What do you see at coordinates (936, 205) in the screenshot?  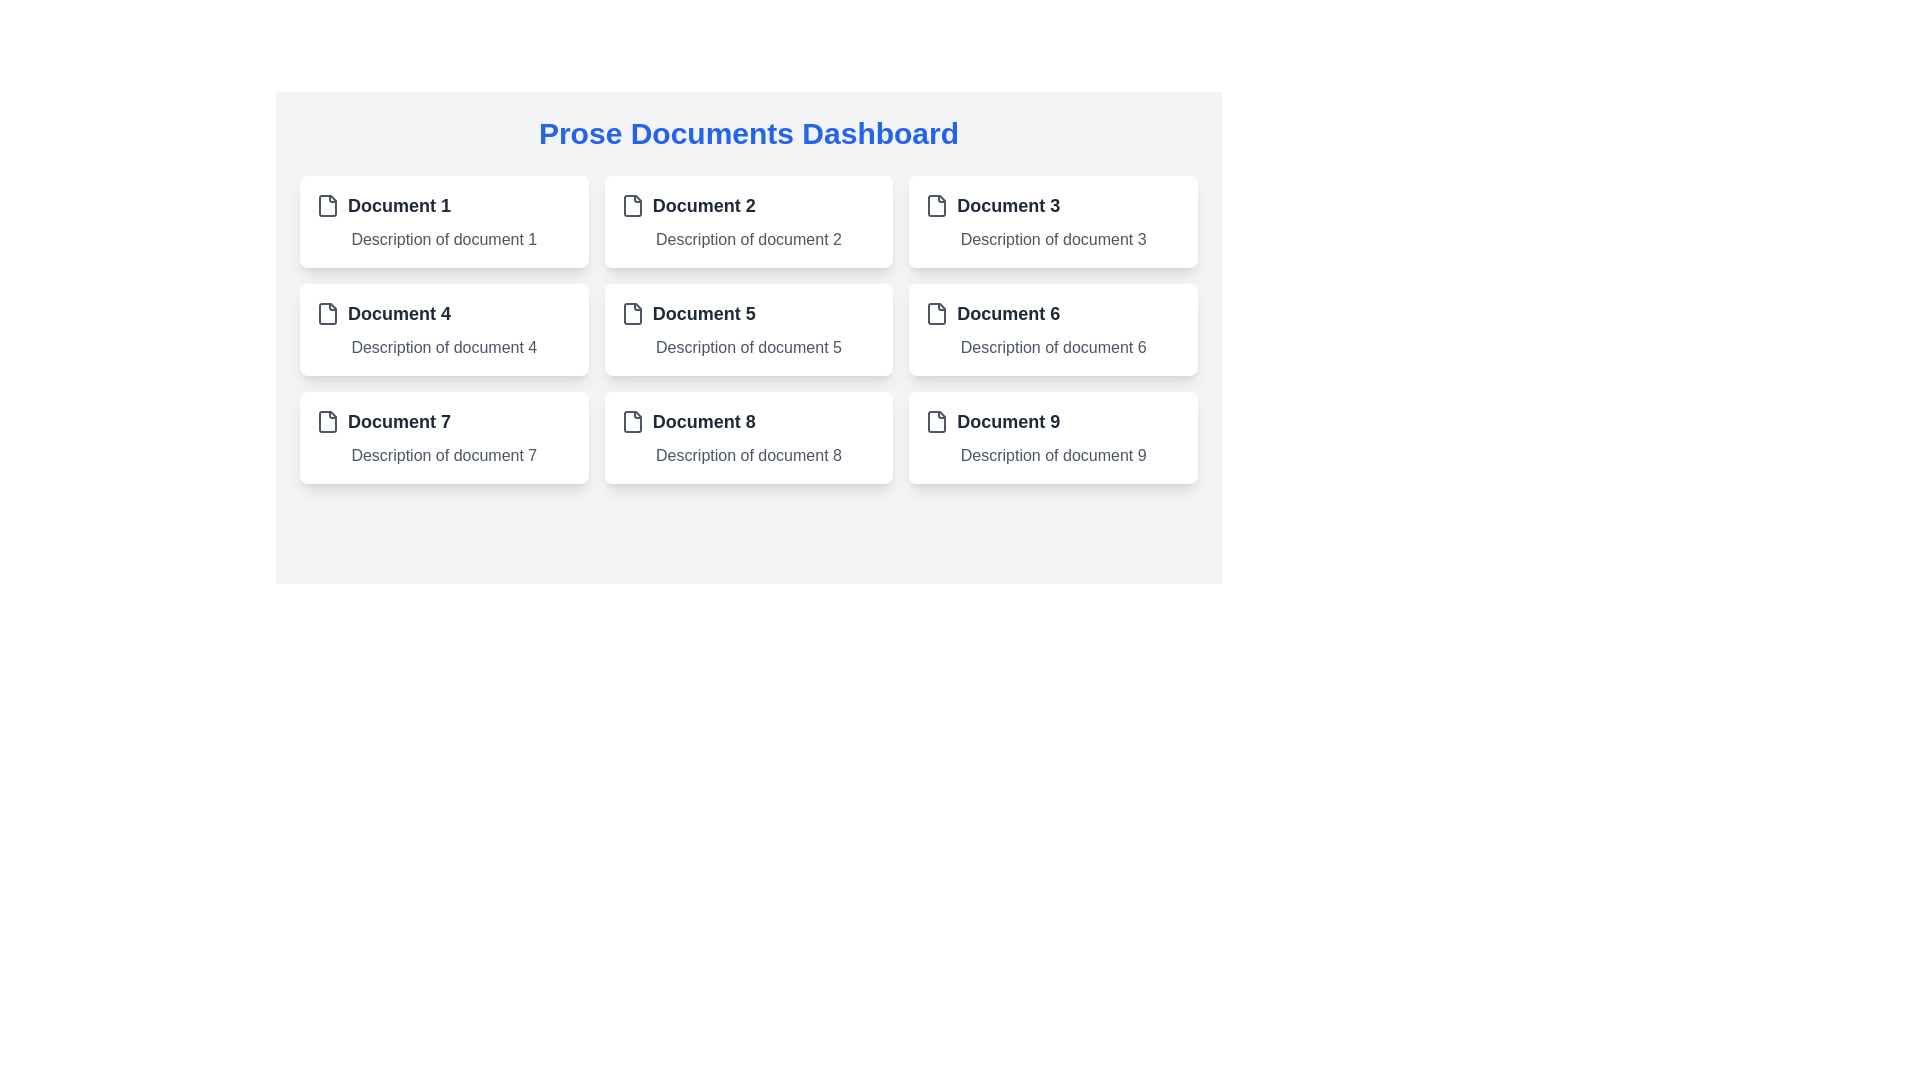 I see `the file document illustration icon located in the grid item labeled 'Document 3' in the top-right area of the layout` at bounding box center [936, 205].